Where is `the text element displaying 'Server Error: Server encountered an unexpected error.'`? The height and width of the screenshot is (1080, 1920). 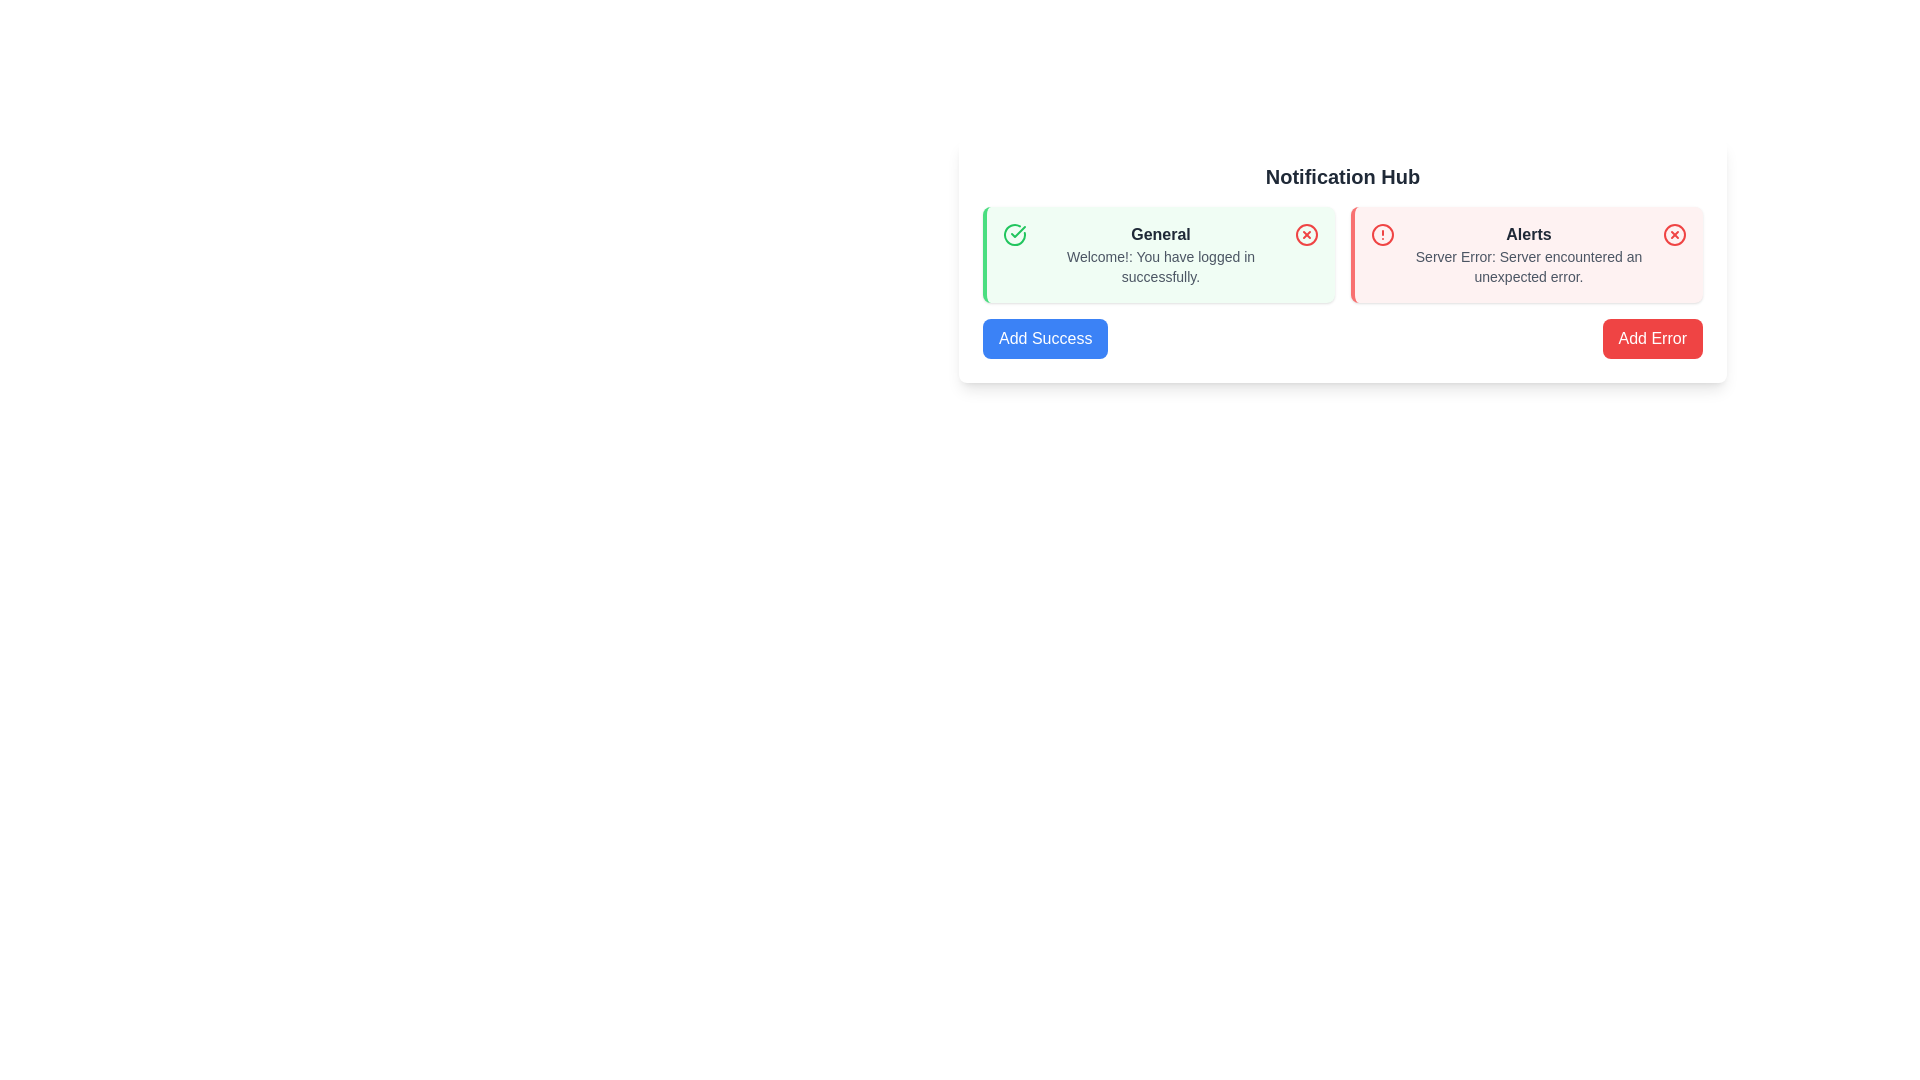 the text element displaying 'Server Error: Server encountered an unexpected error.' is located at coordinates (1528, 265).